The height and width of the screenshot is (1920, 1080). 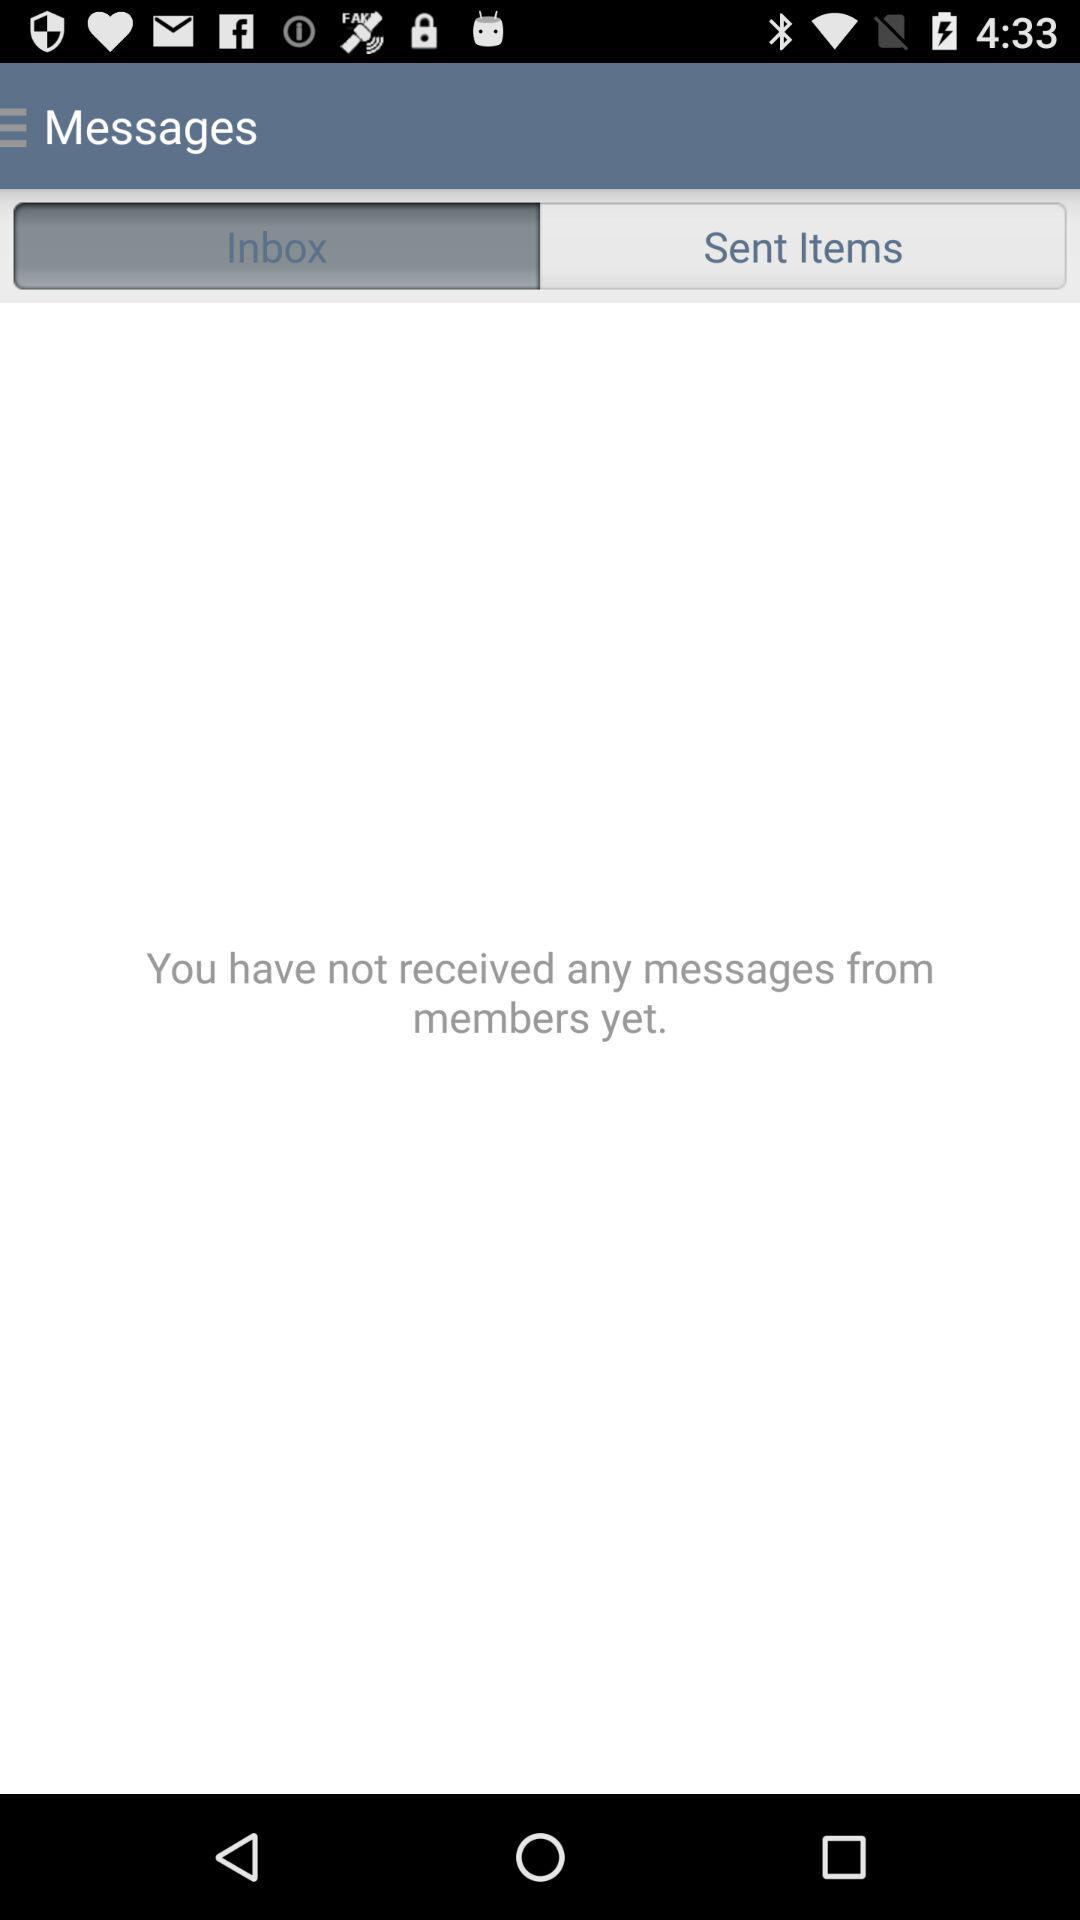 I want to click on the icon to the left of the sent items, so click(x=276, y=244).